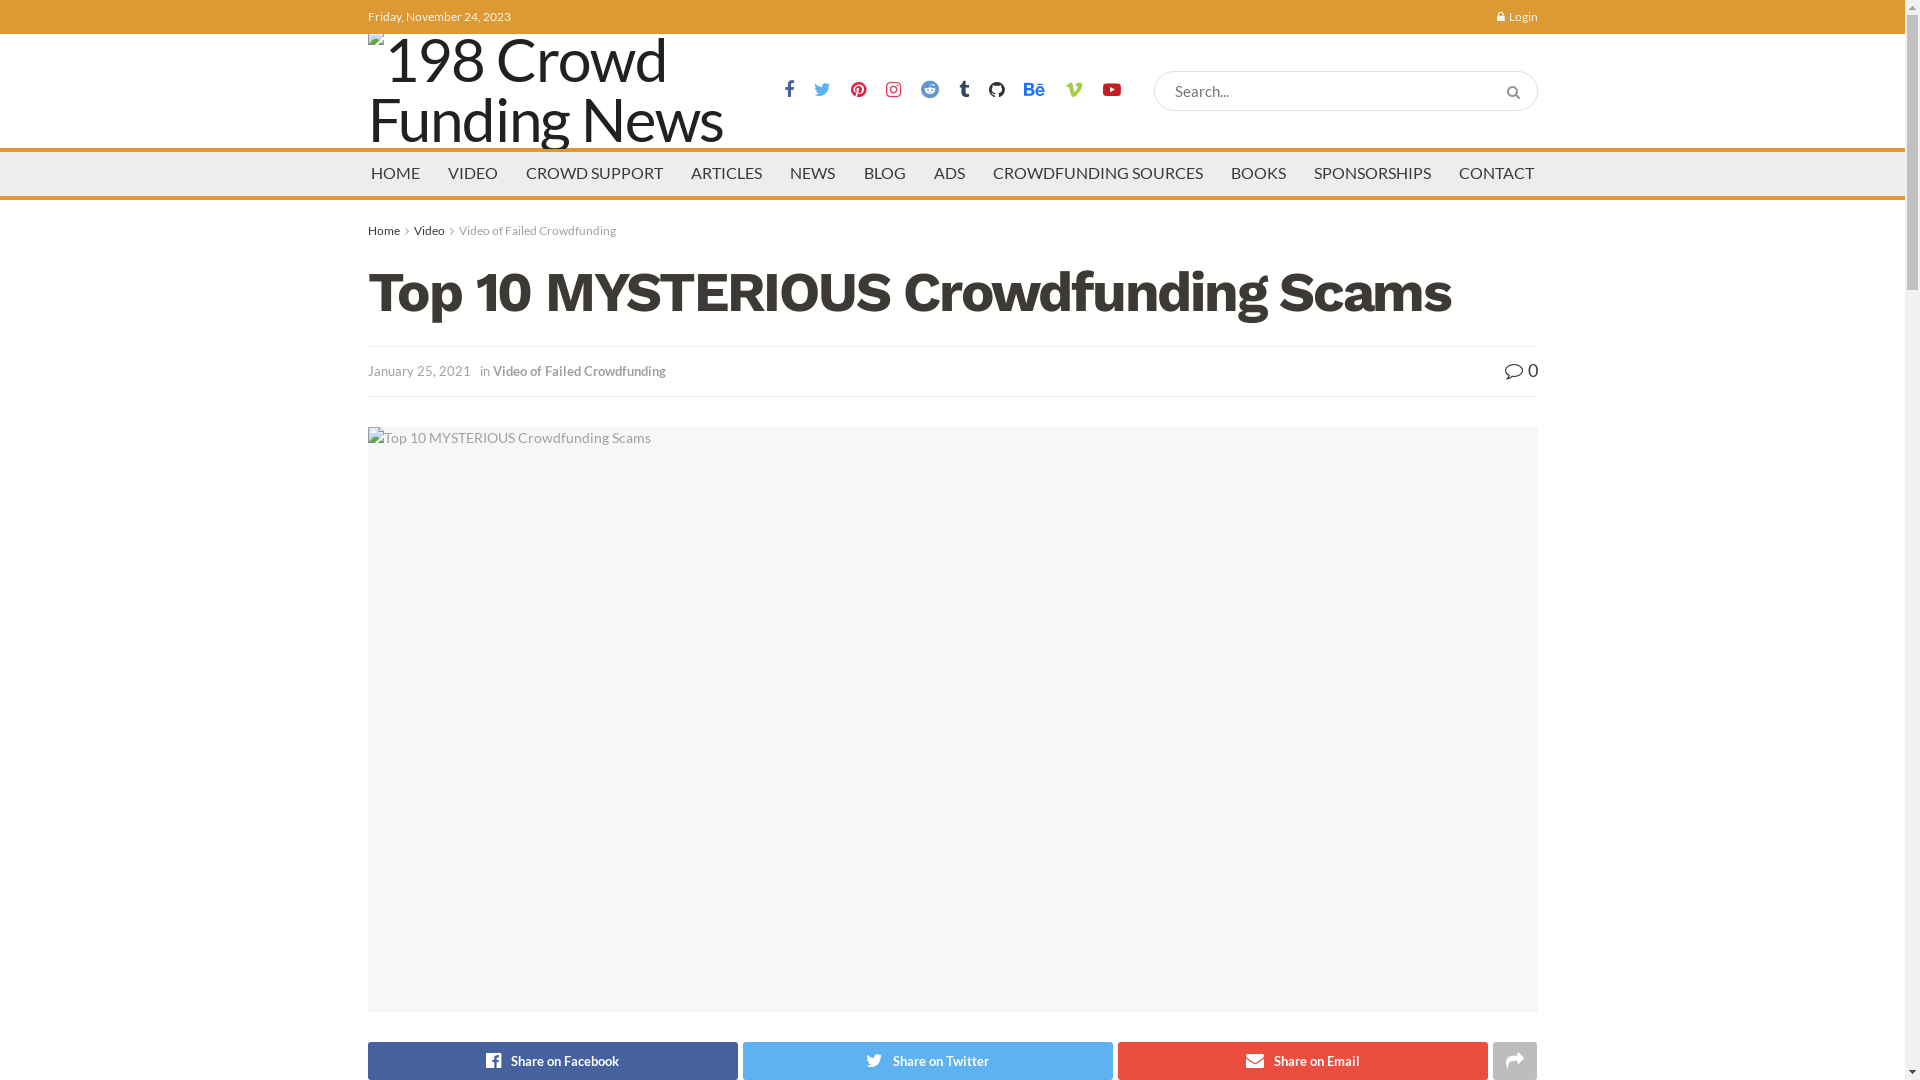 Image resolution: width=1920 pixels, height=1080 pixels. I want to click on 'CROWDFUNDING SOURCES', so click(993, 171).